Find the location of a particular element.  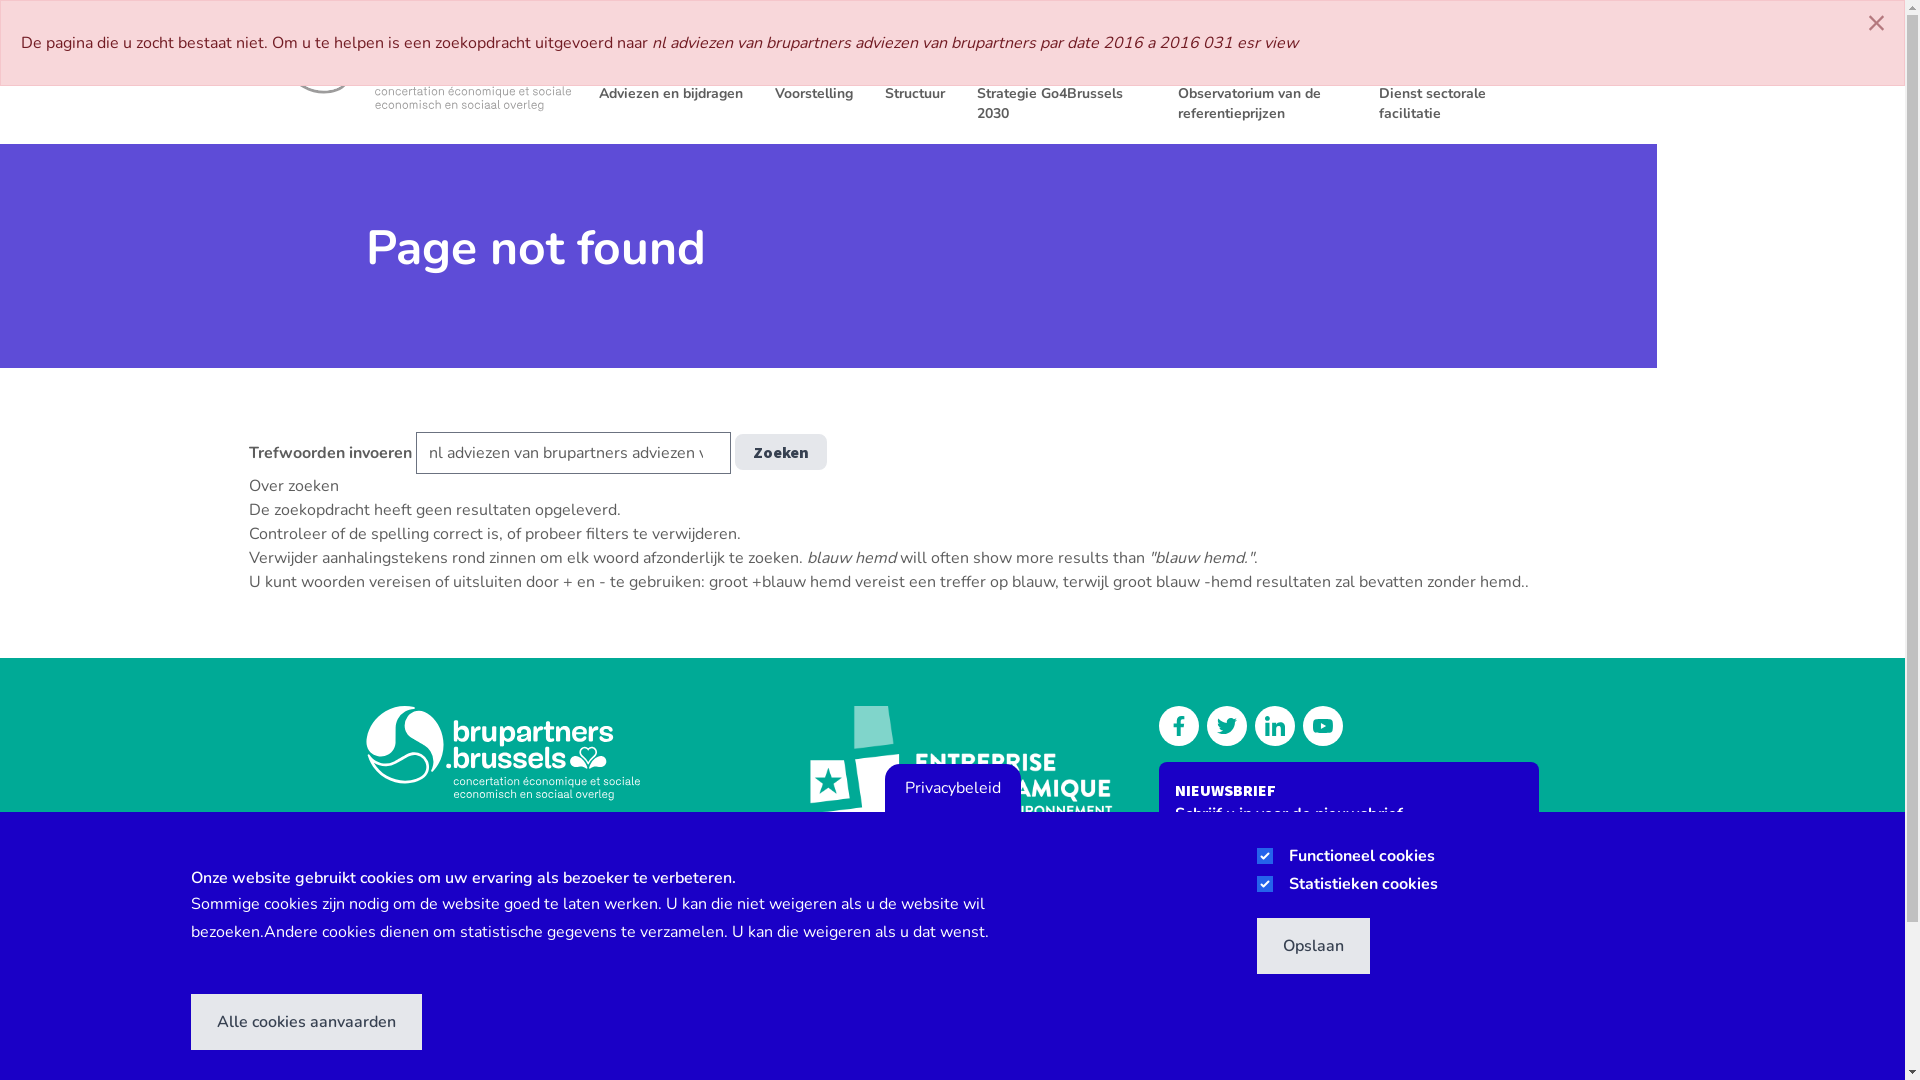

'LEDENZONE' is located at coordinates (1512, 38).